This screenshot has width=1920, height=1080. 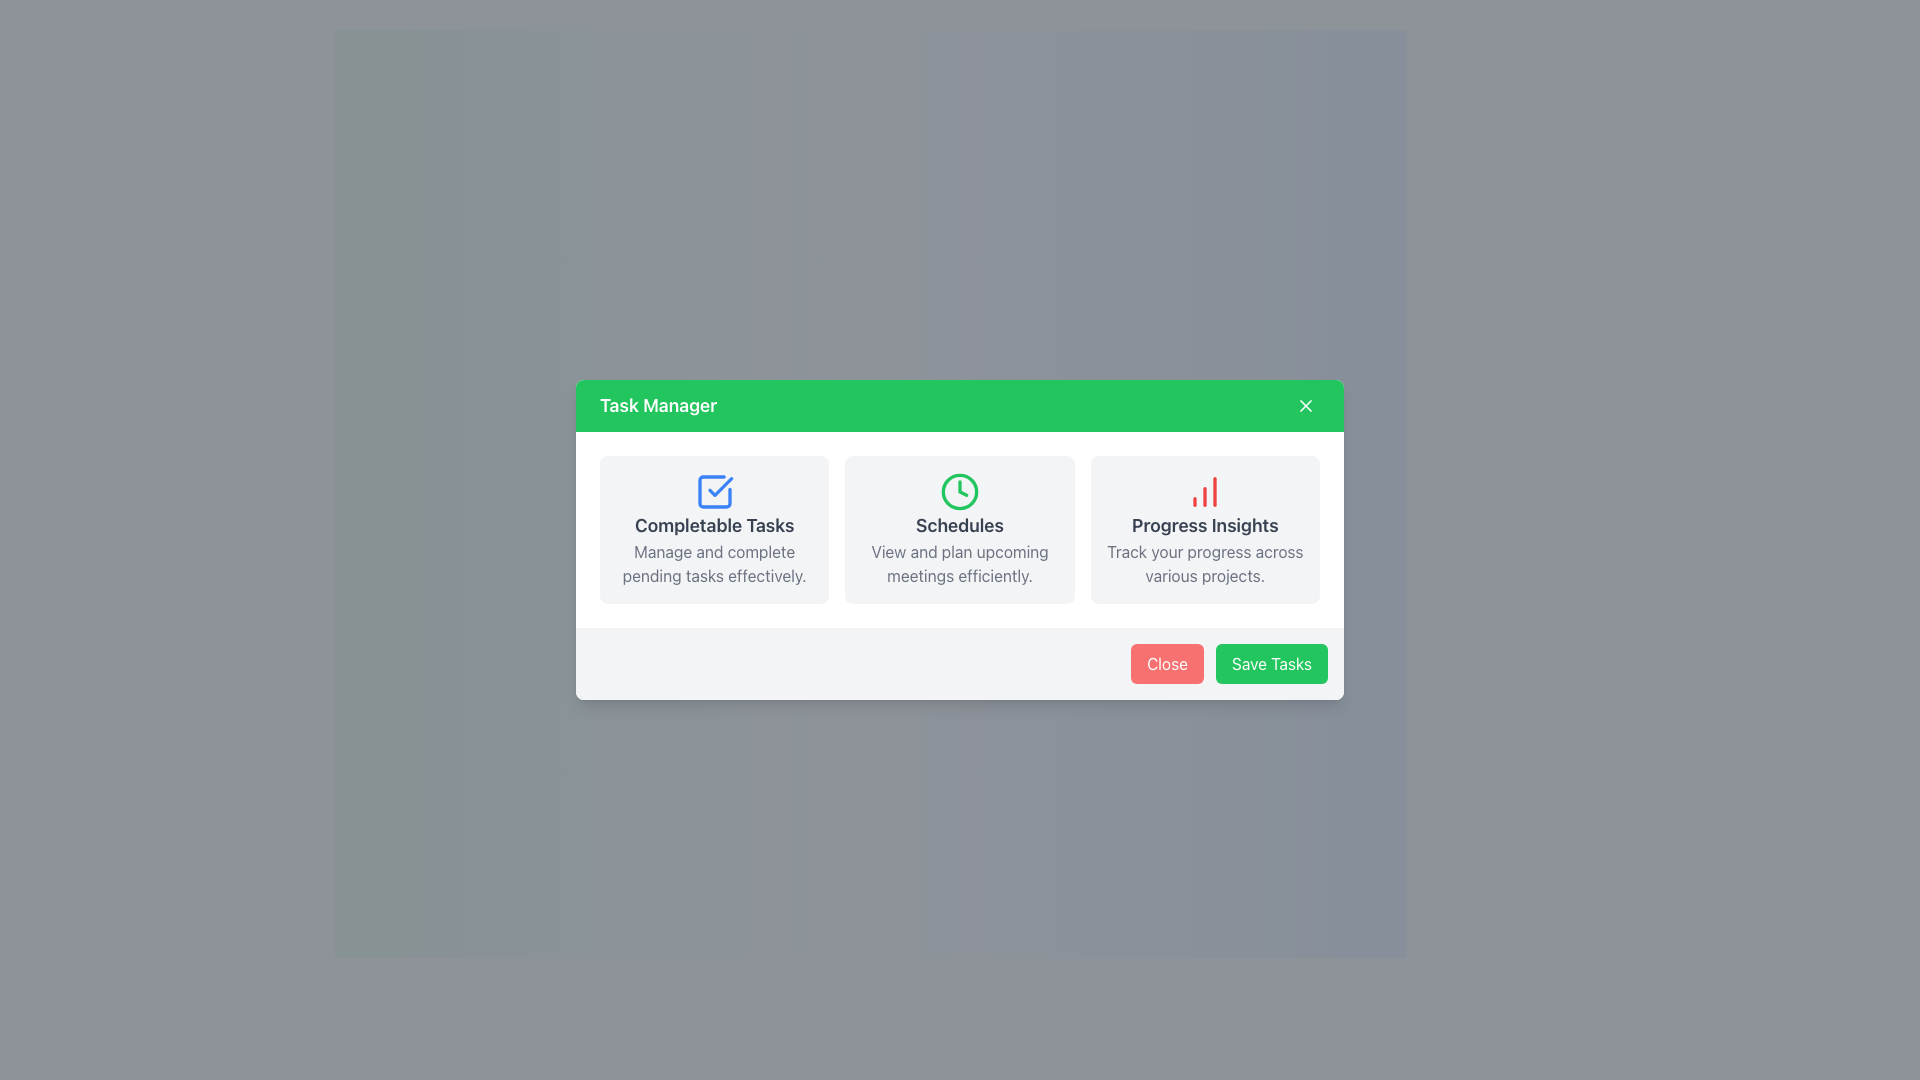 What do you see at coordinates (960, 524) in the screenshot?
I see `text label displaying 'Schedules' which is styled with a large font and positioned below a clock icon in the middle section of the interface` at bounding box center [960, 524].